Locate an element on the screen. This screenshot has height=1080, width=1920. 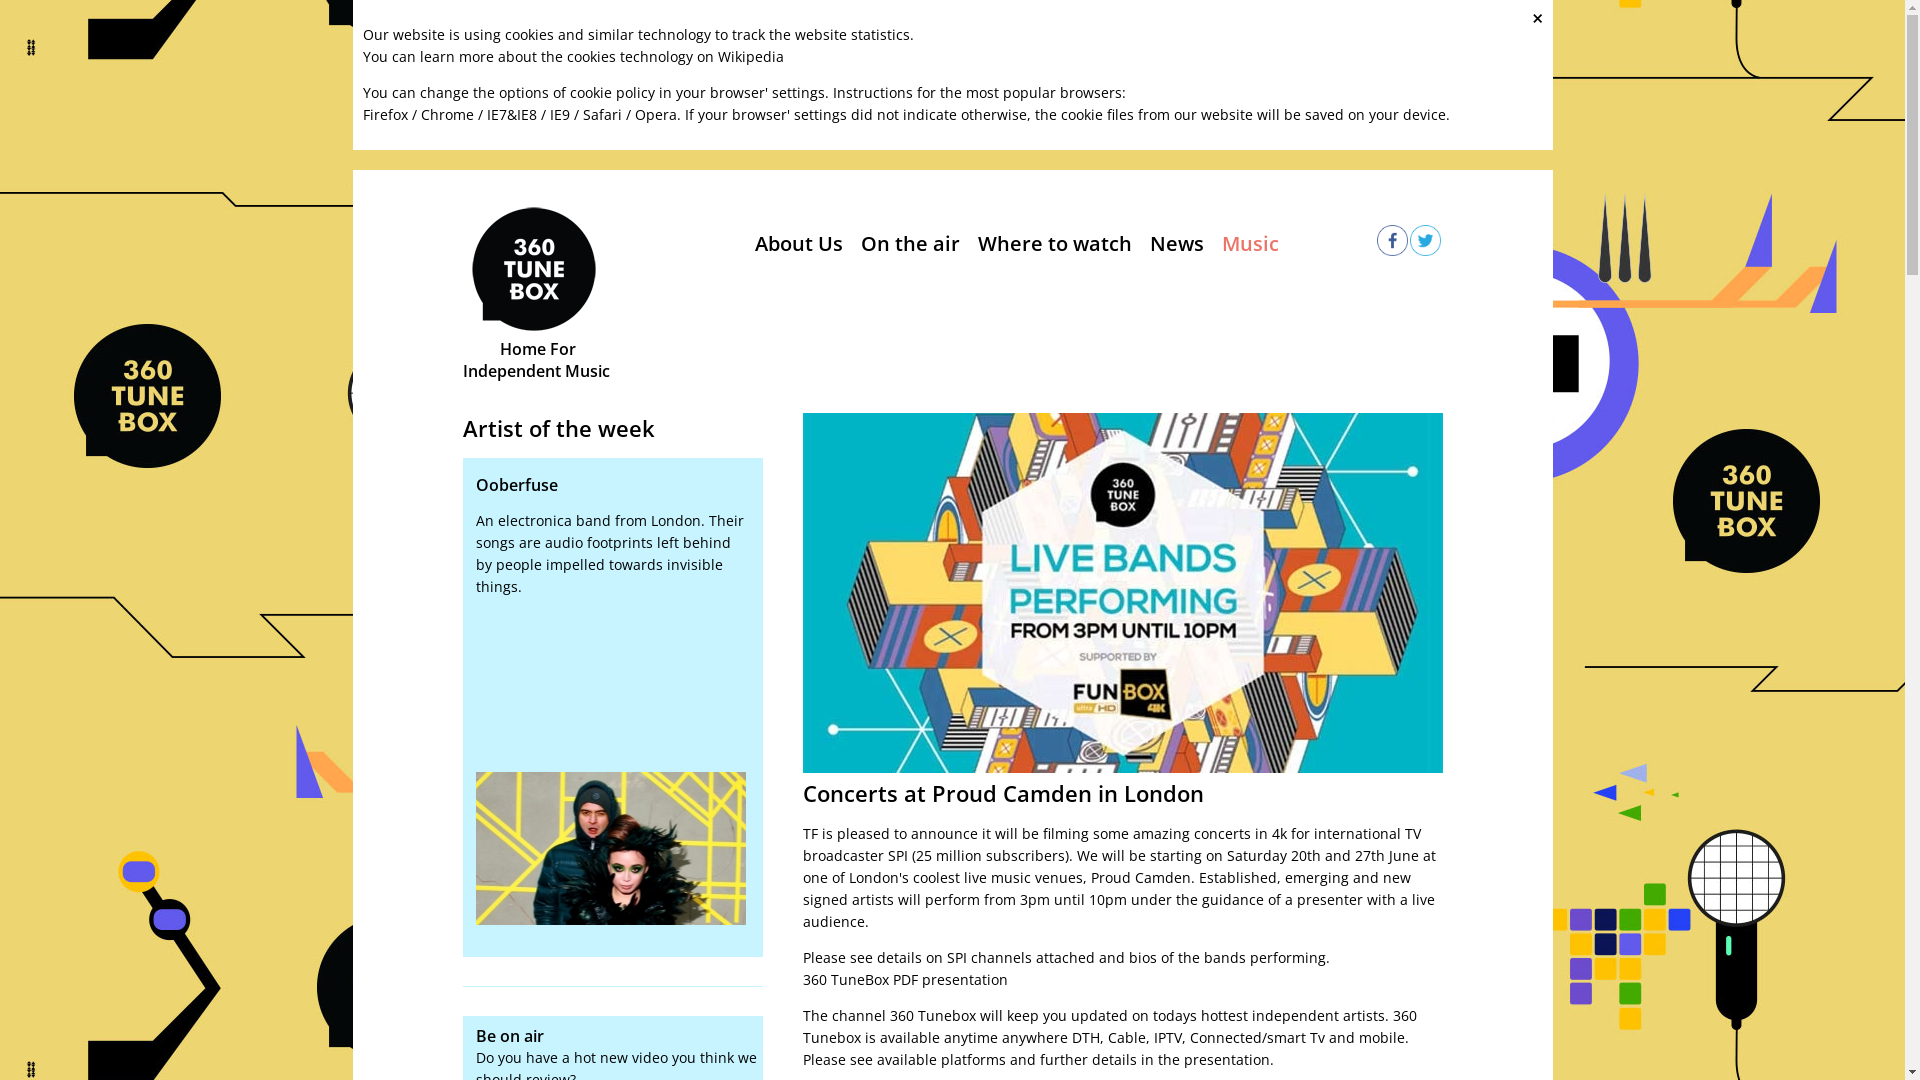
'Opera' is located at coordinates (632, 114).